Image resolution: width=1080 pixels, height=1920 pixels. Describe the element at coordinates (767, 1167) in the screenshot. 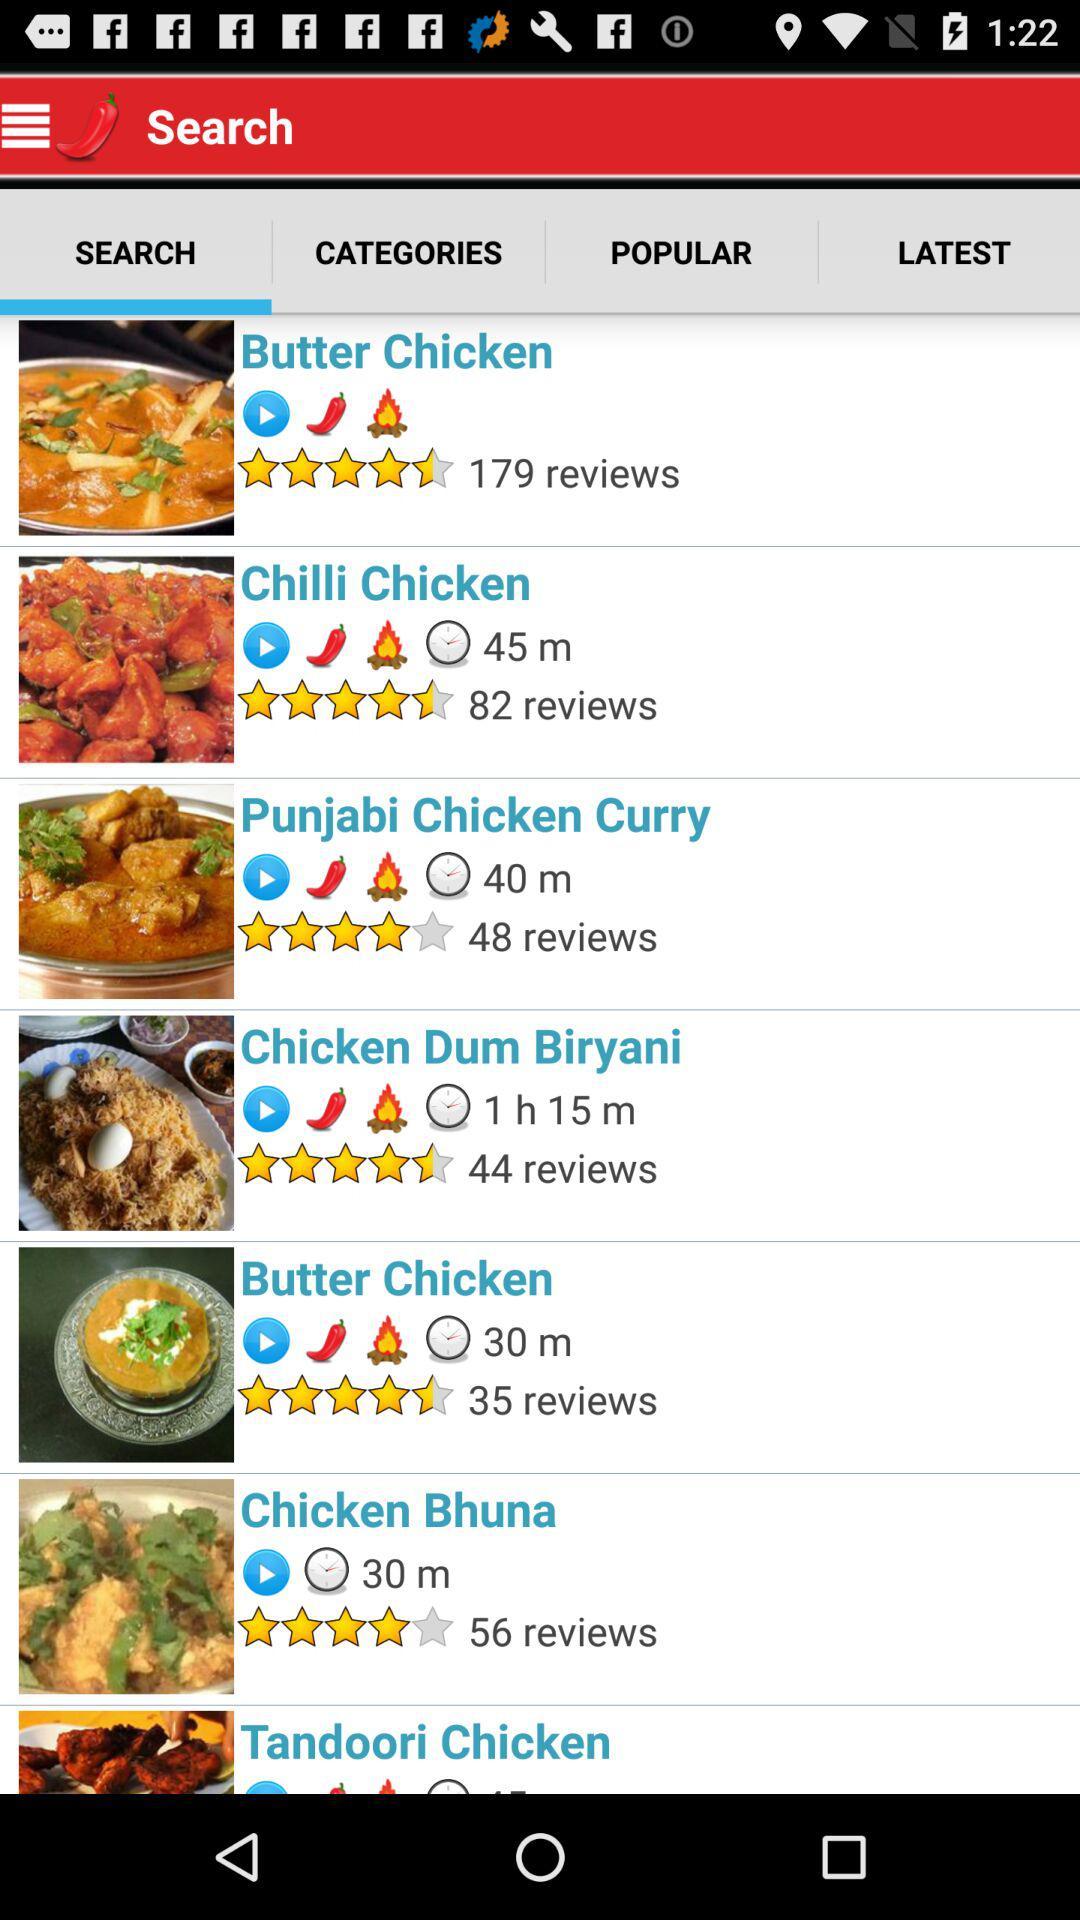

I see `the 44 reviews icon` at that location.